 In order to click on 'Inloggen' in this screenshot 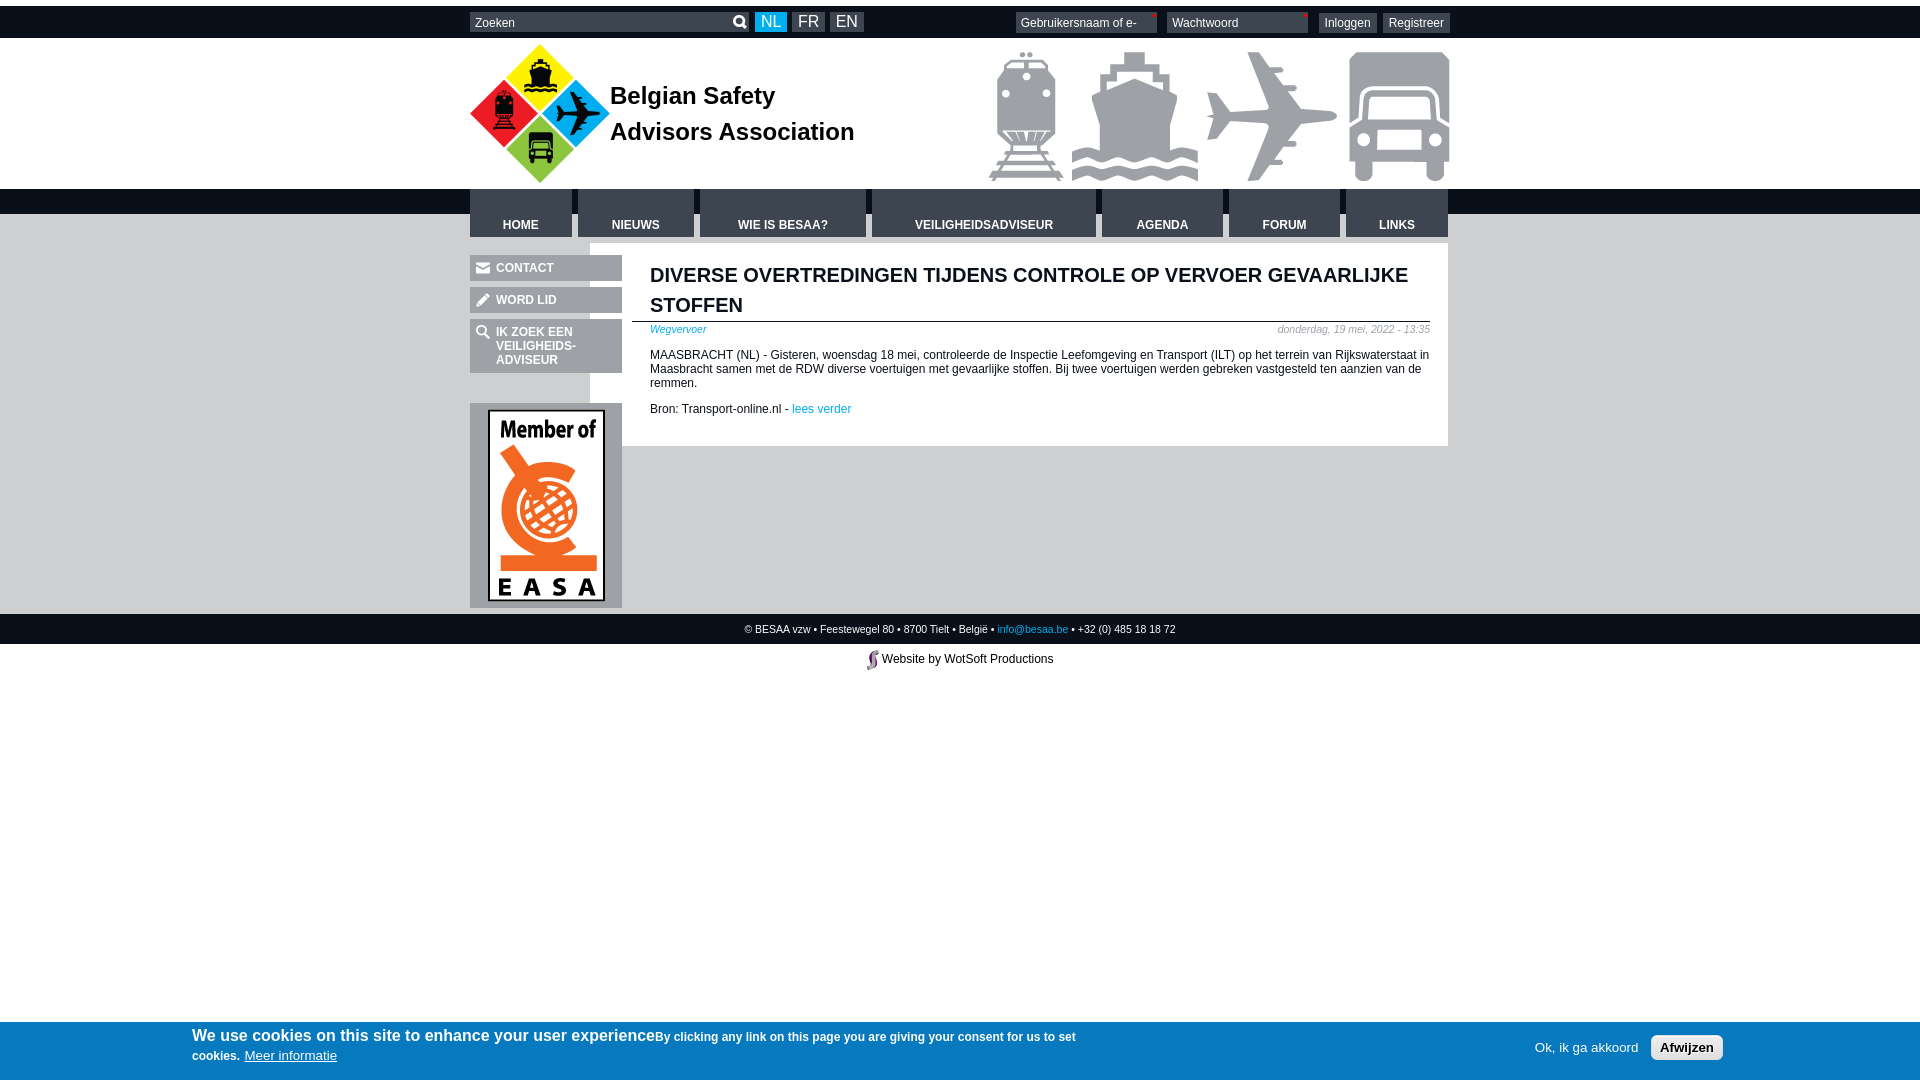, I will do `click(1348, 23)`.